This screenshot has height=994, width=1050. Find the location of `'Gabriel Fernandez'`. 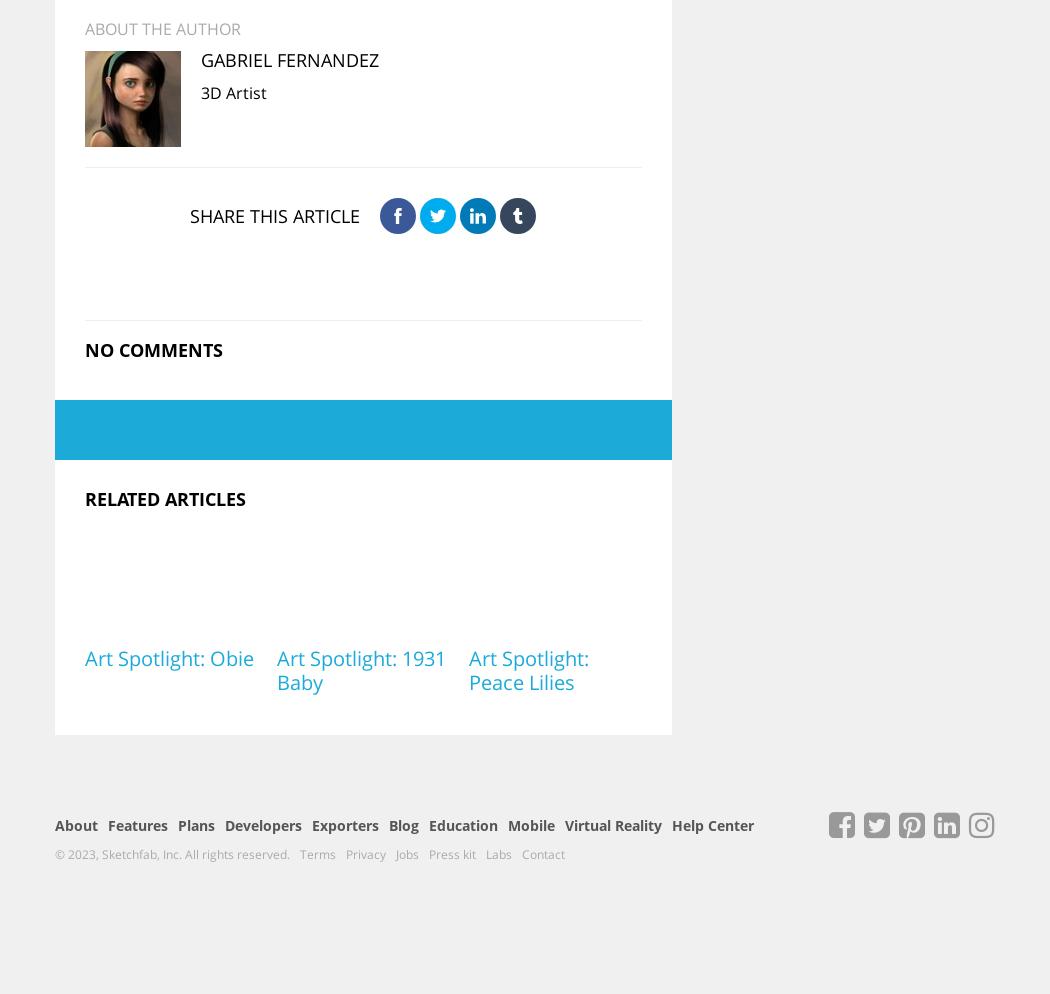

'Gabriel Fernandez' is located at coordinates (289, 58).